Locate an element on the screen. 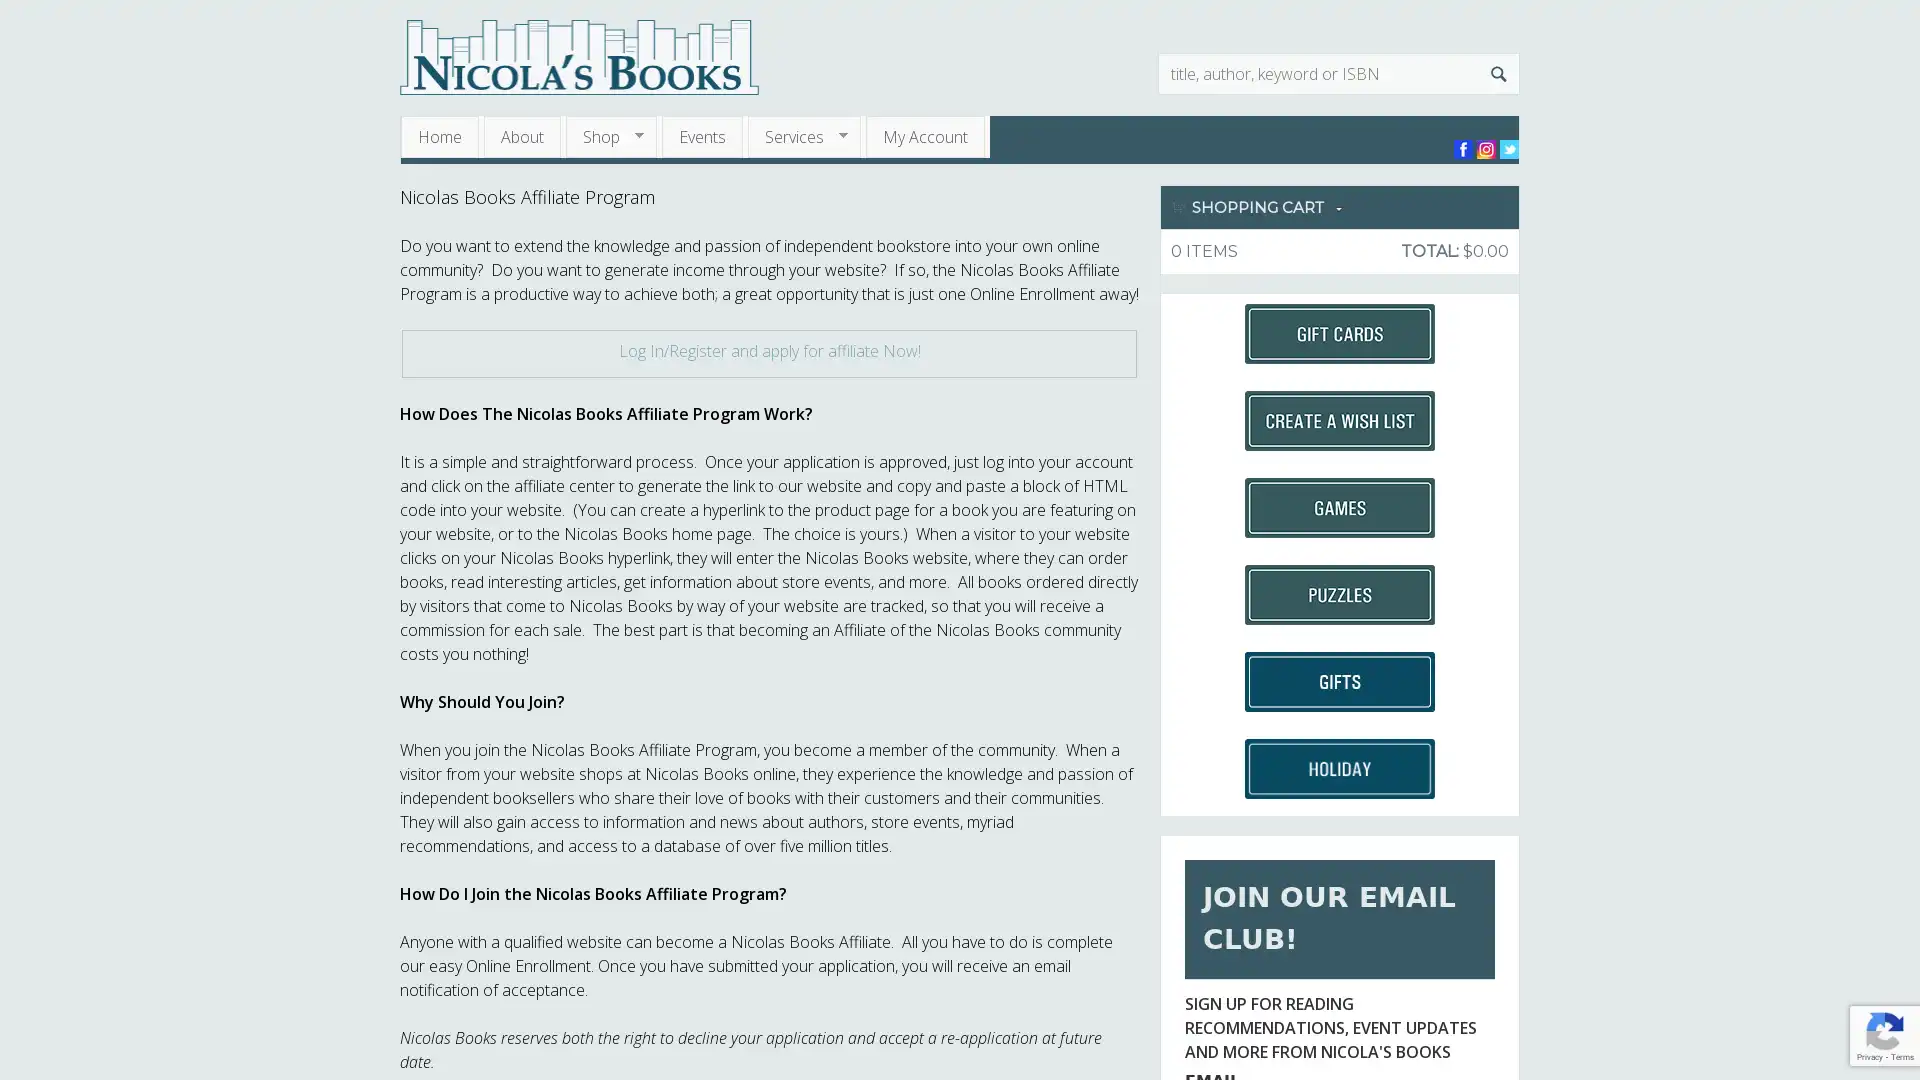  Search is located at coordinates (1498, 72).